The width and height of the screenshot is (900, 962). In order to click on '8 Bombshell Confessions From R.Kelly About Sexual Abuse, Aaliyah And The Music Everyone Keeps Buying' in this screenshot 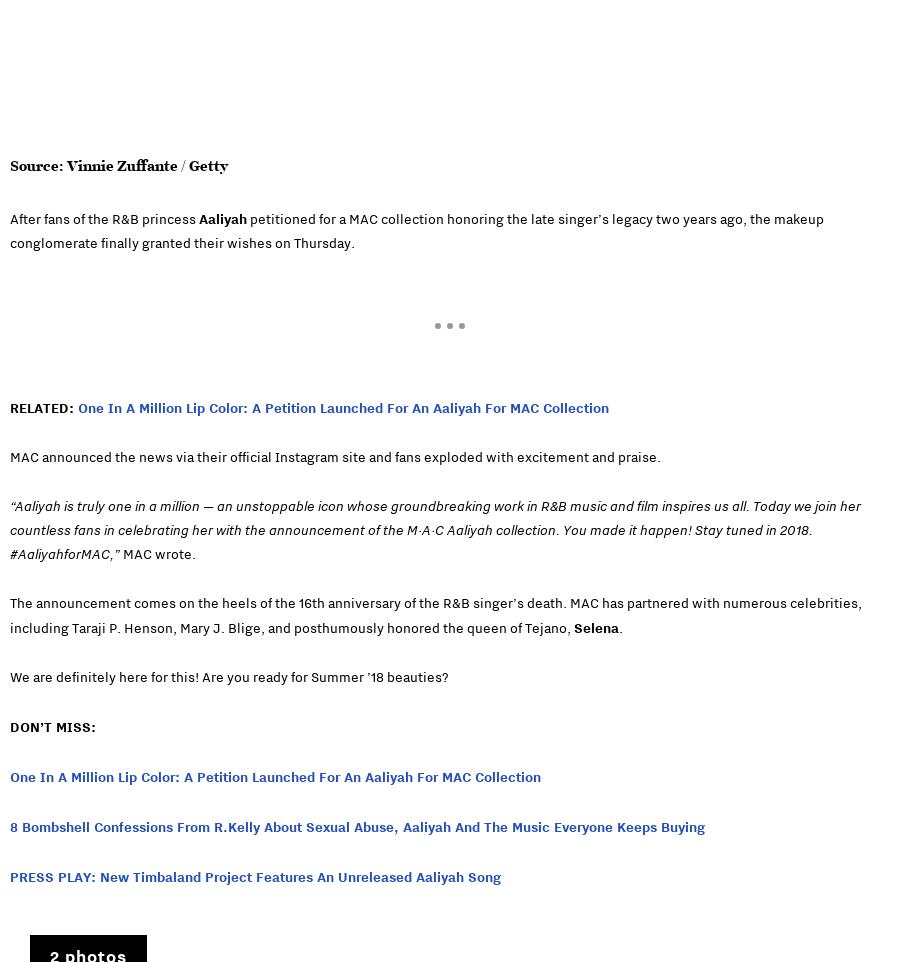, I will do `click(8, 825)`.